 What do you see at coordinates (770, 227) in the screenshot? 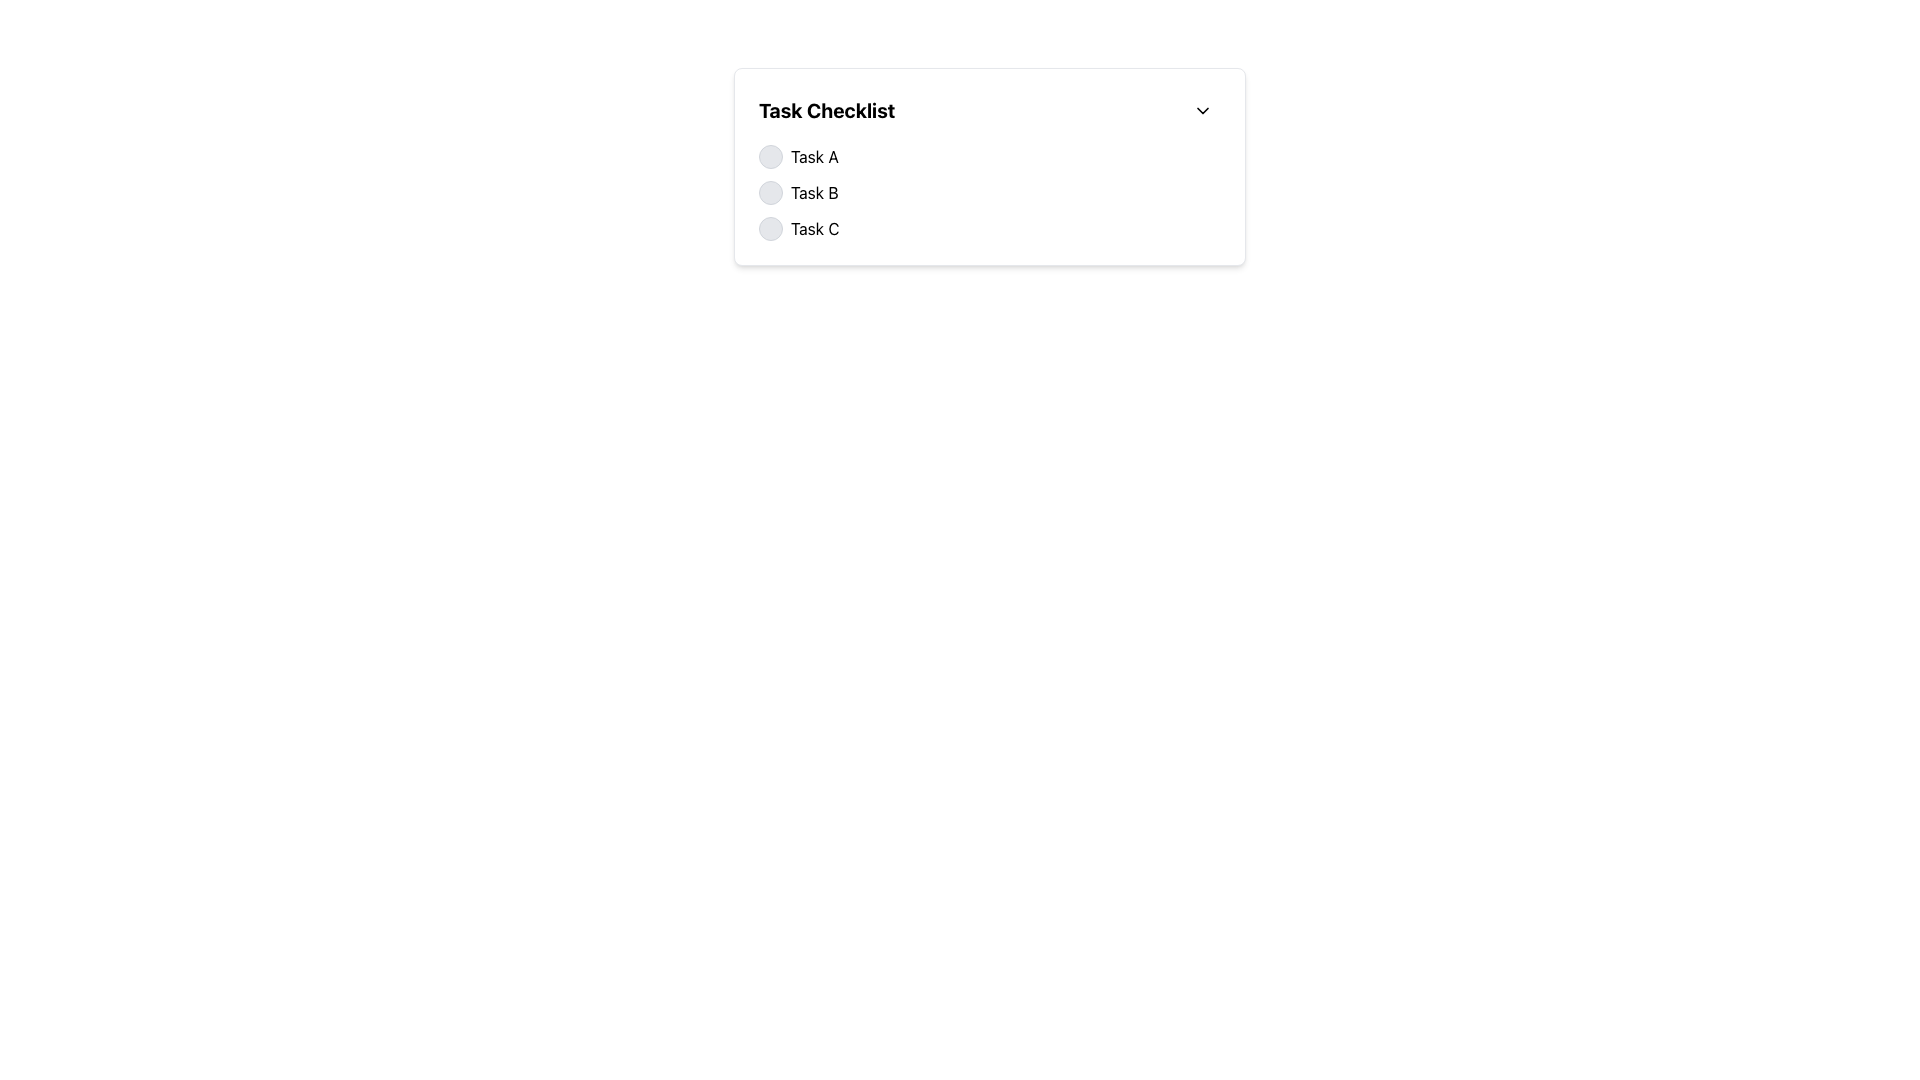
I see `the checkbox styled as a circular button that toggles the task status for 'Task C'` at bounding box center [770, 227].